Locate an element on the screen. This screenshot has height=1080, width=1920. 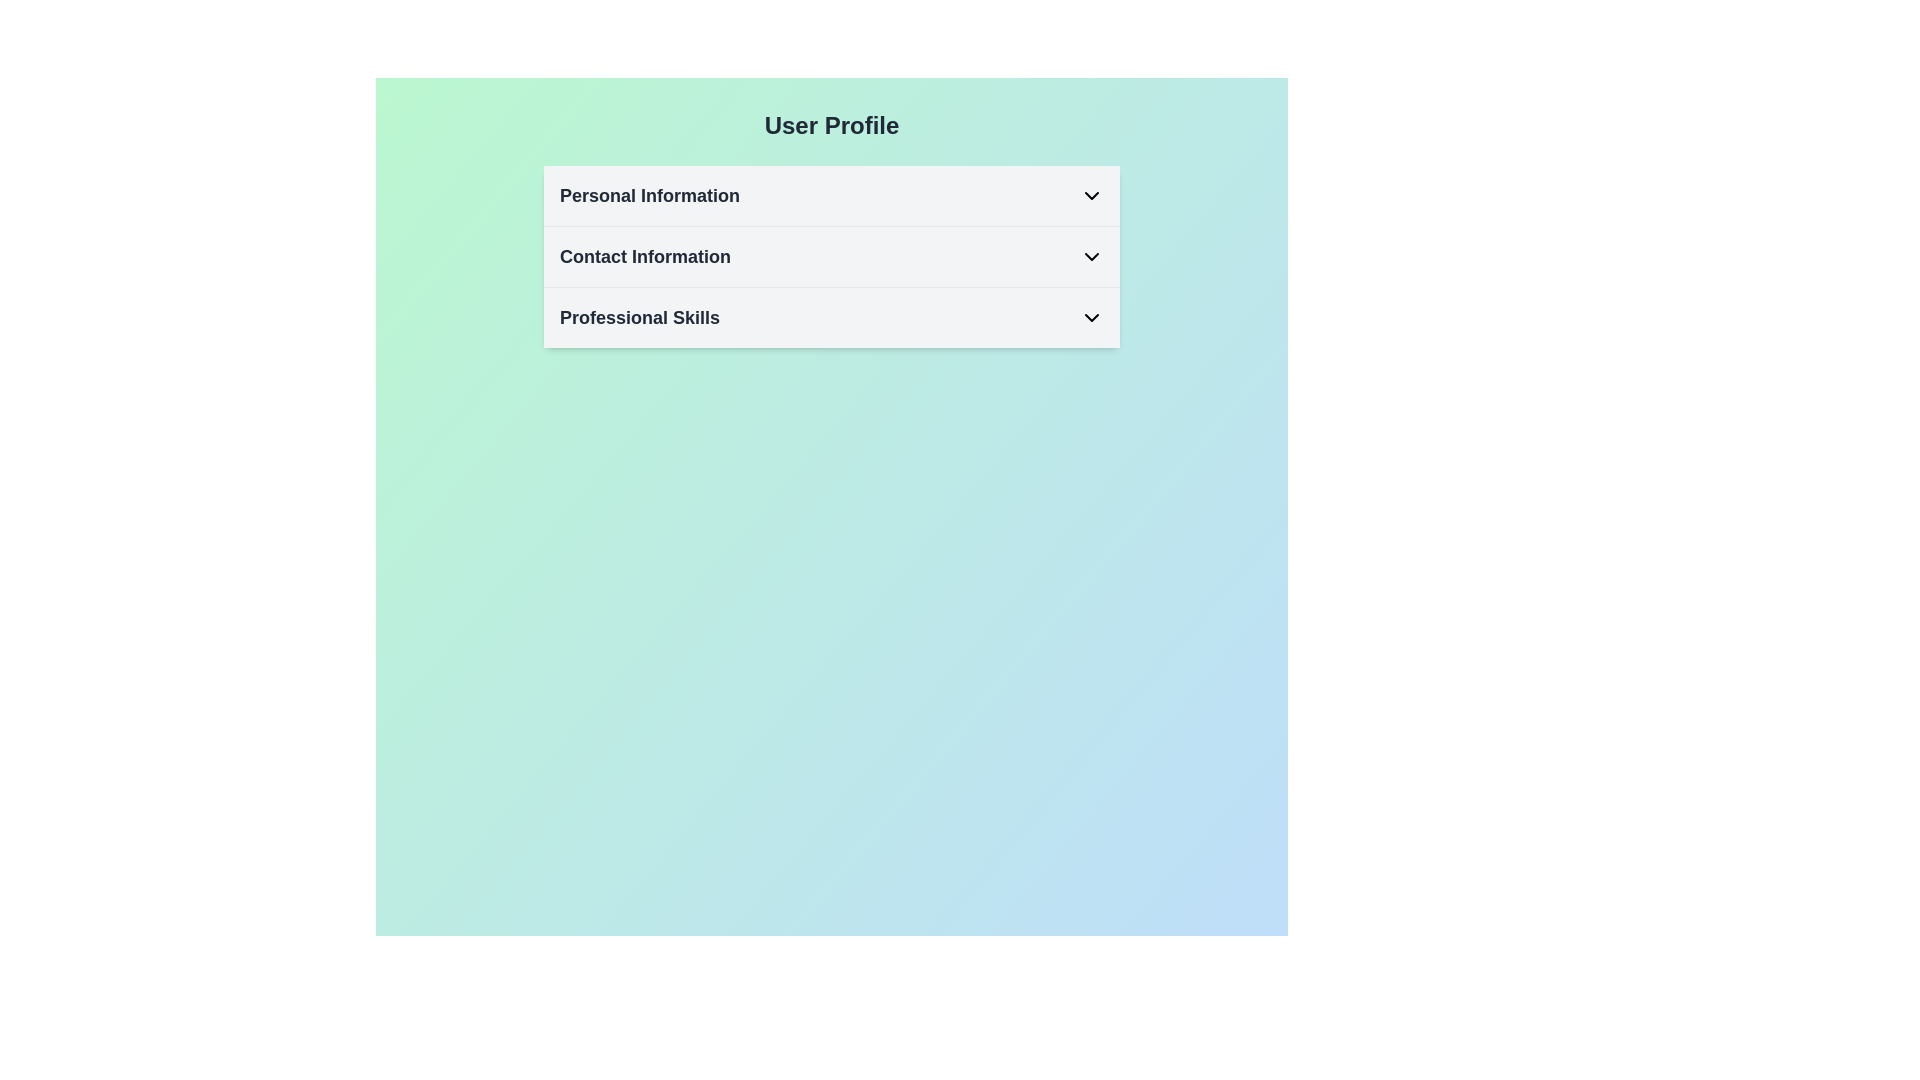
the chevron icon on the far-right side of the 'Professional Skills' row is located at coordinates (1090, 316).